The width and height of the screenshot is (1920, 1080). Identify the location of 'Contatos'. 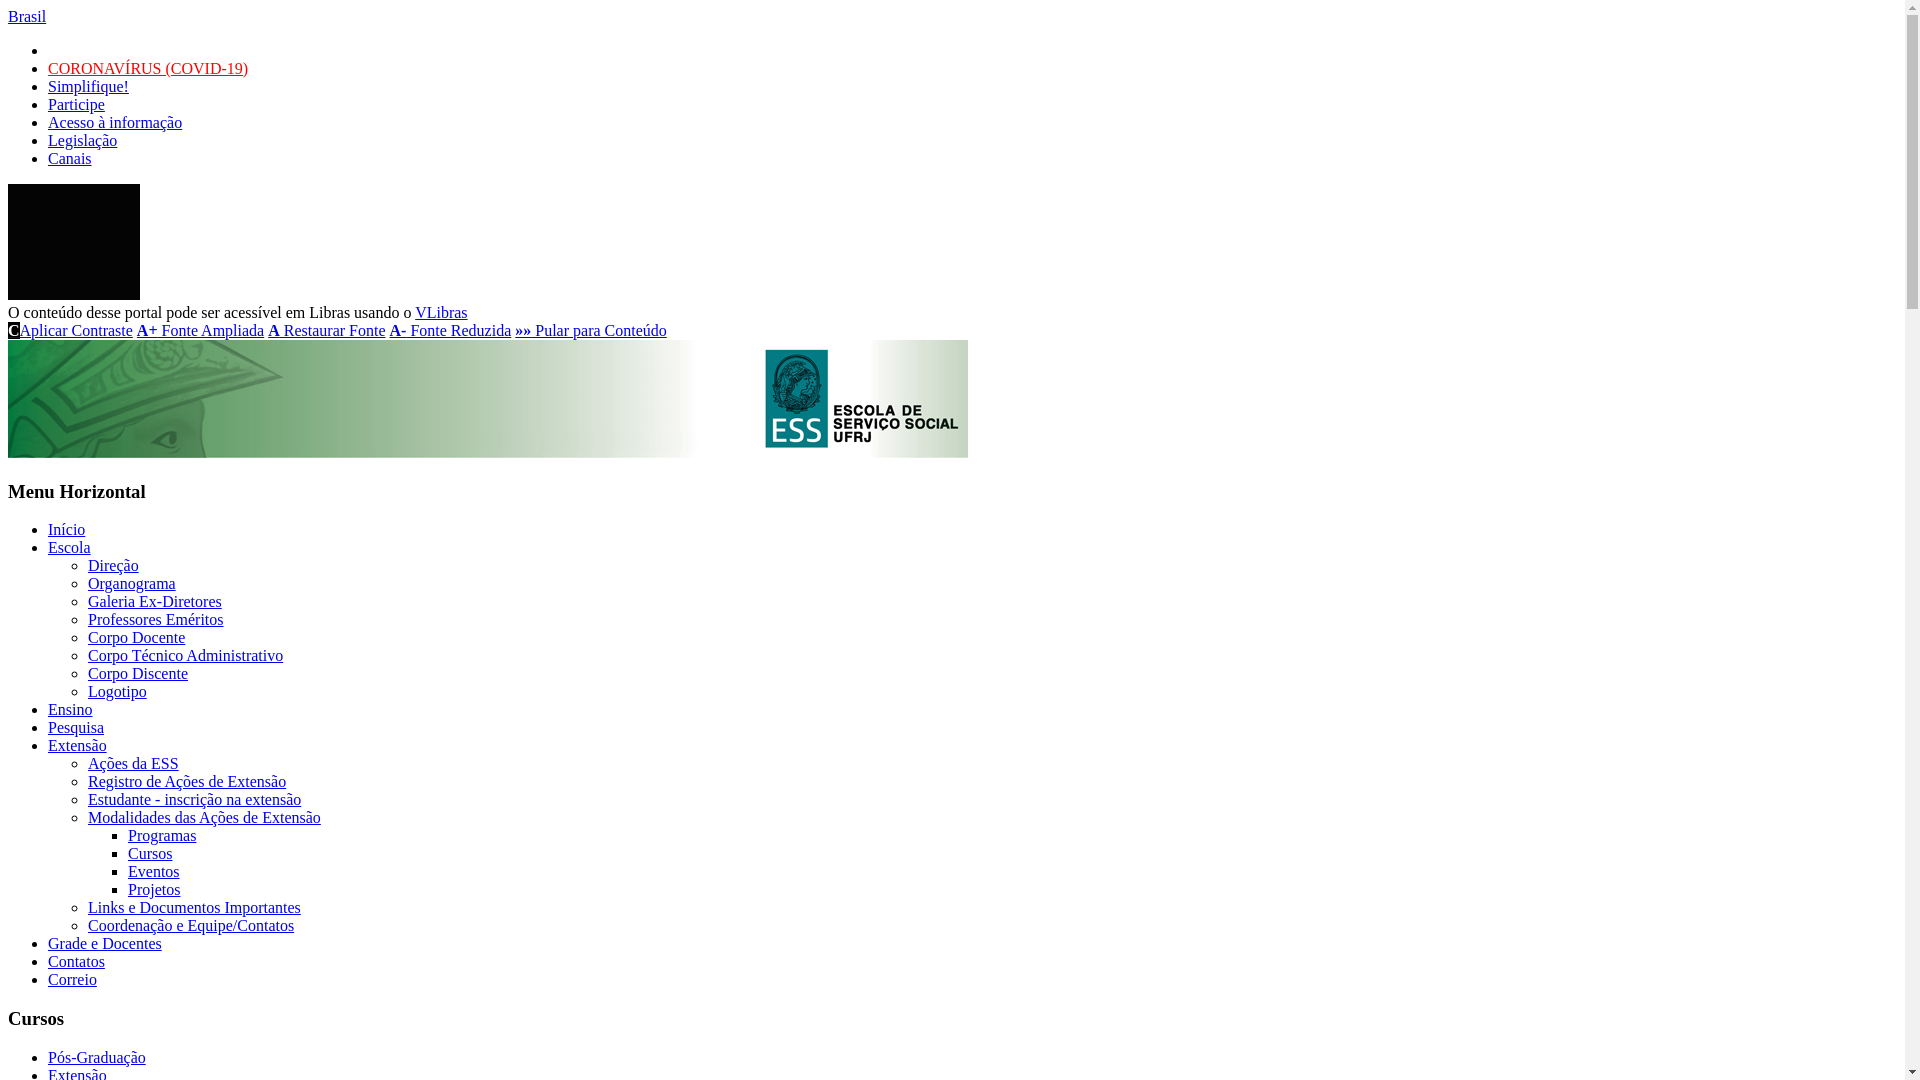
(76, 960).